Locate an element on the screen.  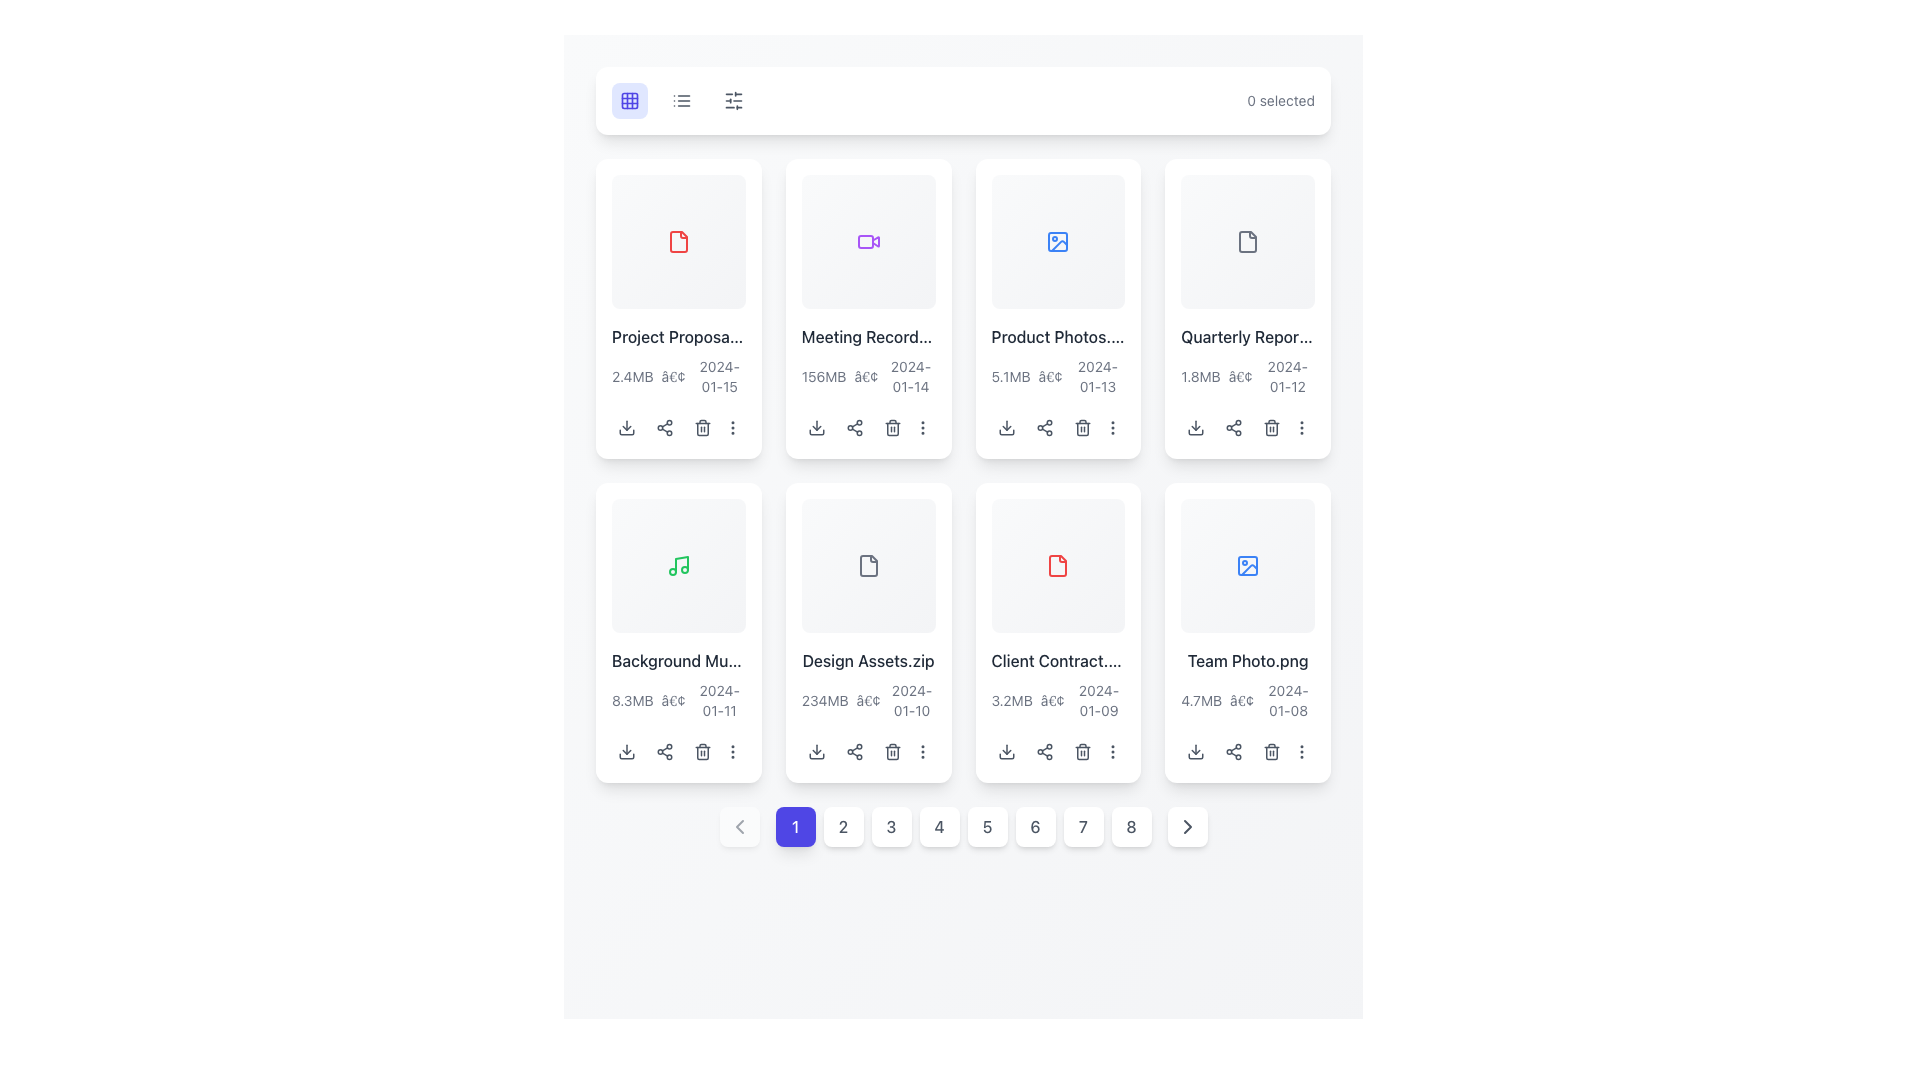
the delete button represented by a trash bin icon located in the action row below 'Design Assets.zip' is located at coordinates (891, 751).